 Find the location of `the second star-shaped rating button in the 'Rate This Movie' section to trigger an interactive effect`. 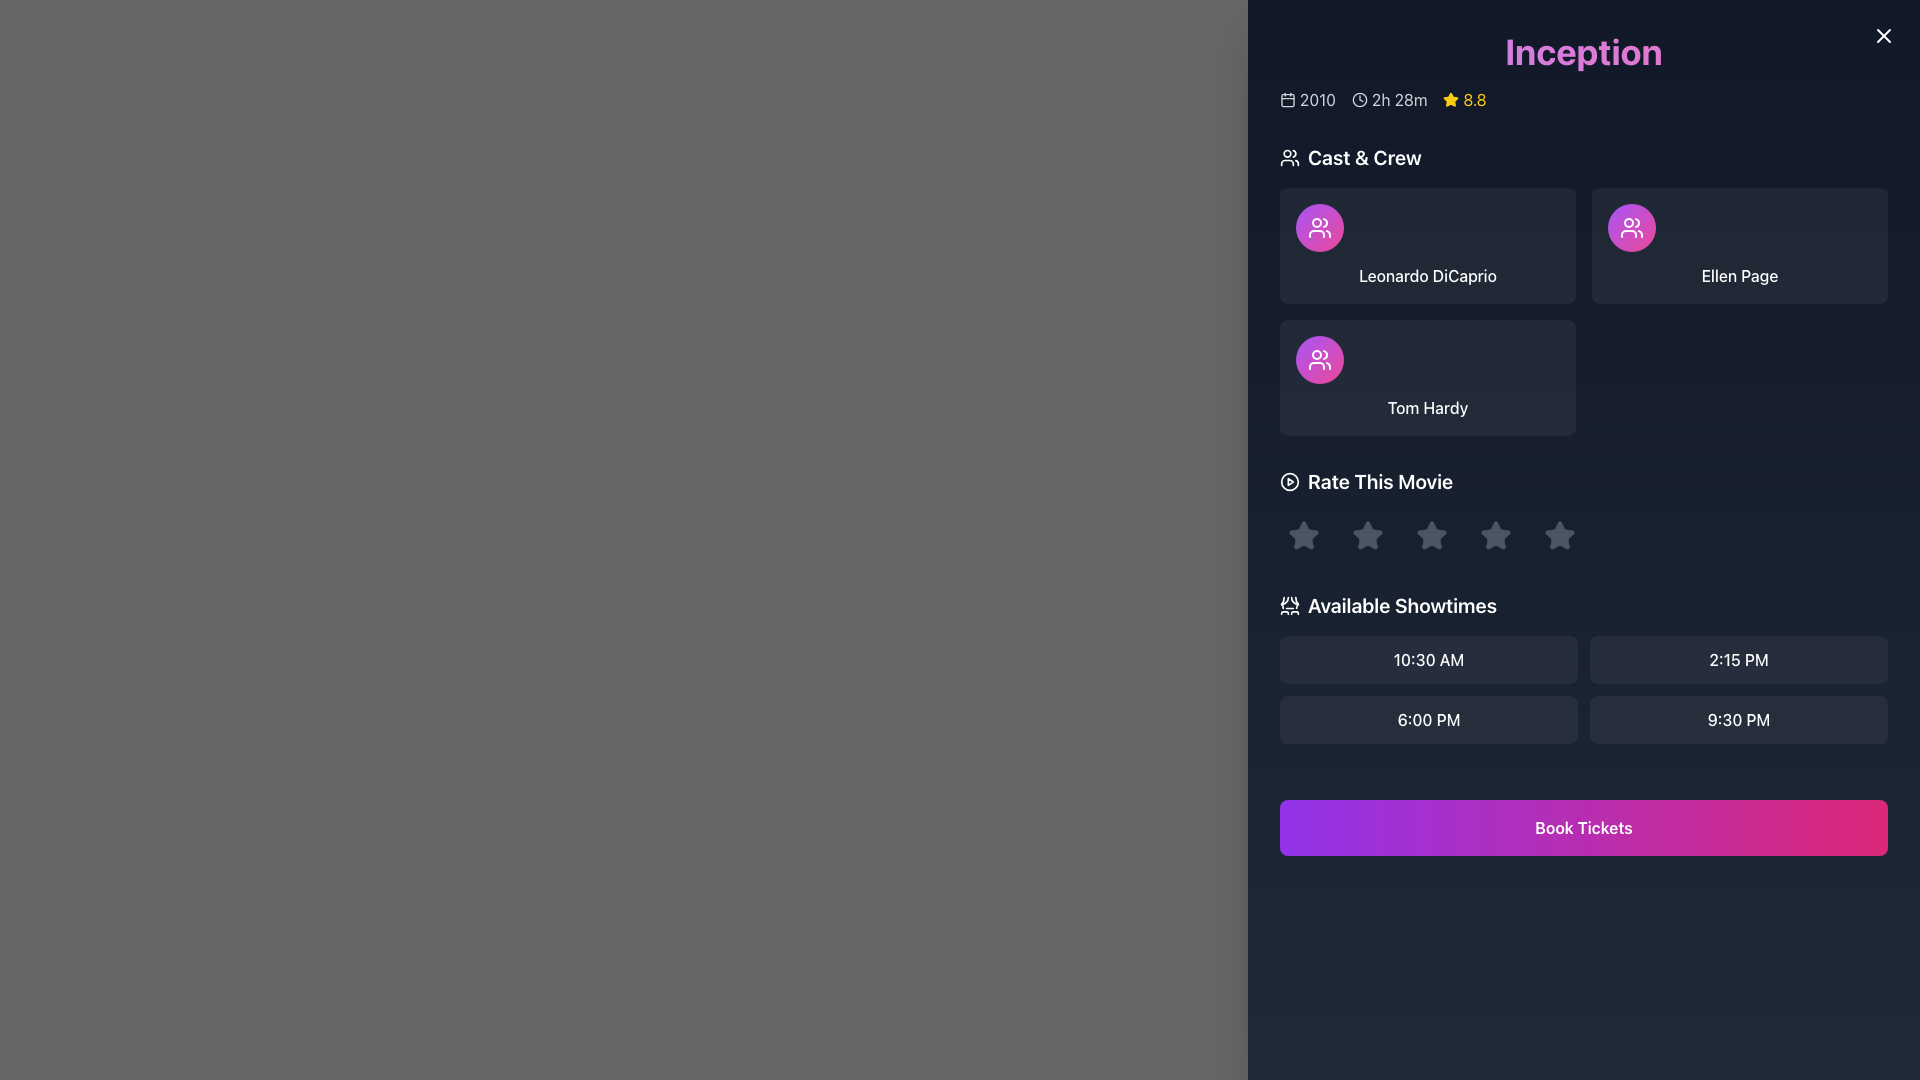

the second star-shaped rating button in the 'Rate This Movie' section to trigger an interactive effect is located at coordinates (1430, 534).